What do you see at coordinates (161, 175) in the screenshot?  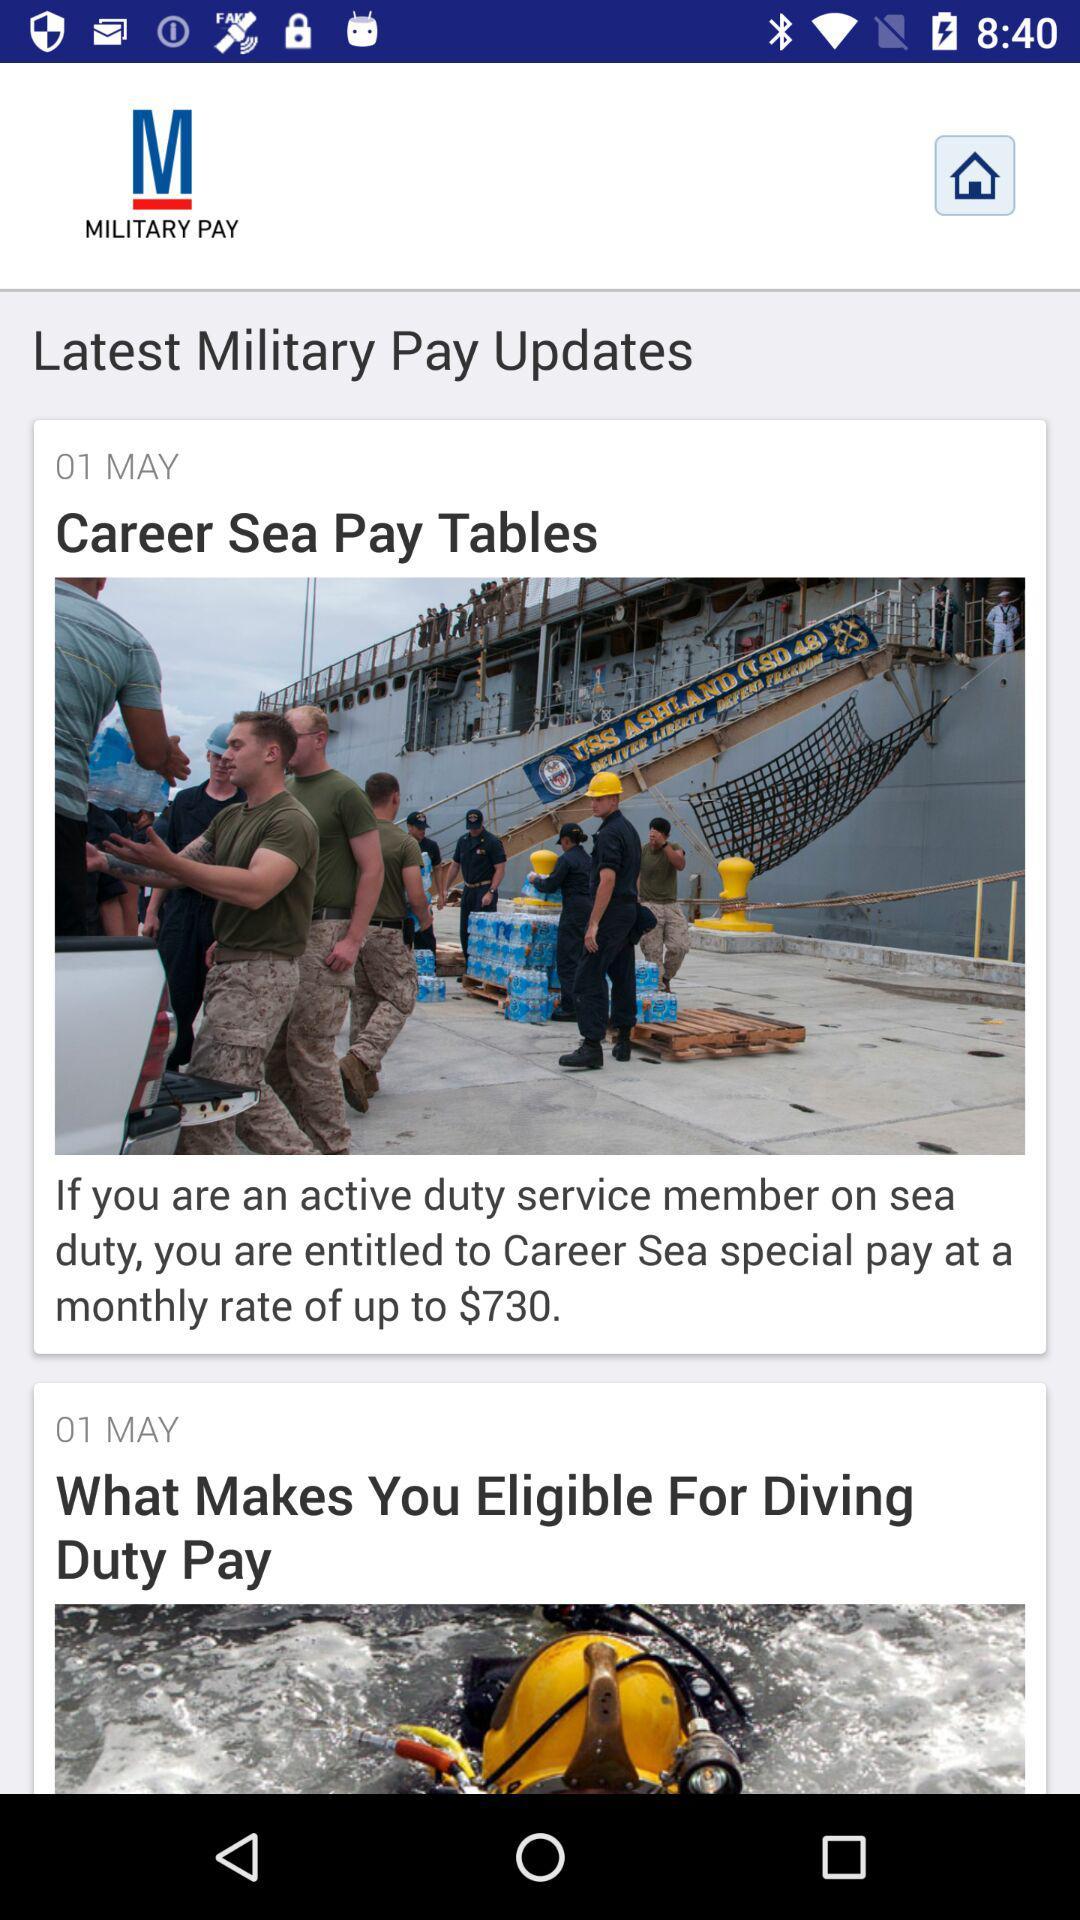 I see `main screen` at bounding box center [161, 175].